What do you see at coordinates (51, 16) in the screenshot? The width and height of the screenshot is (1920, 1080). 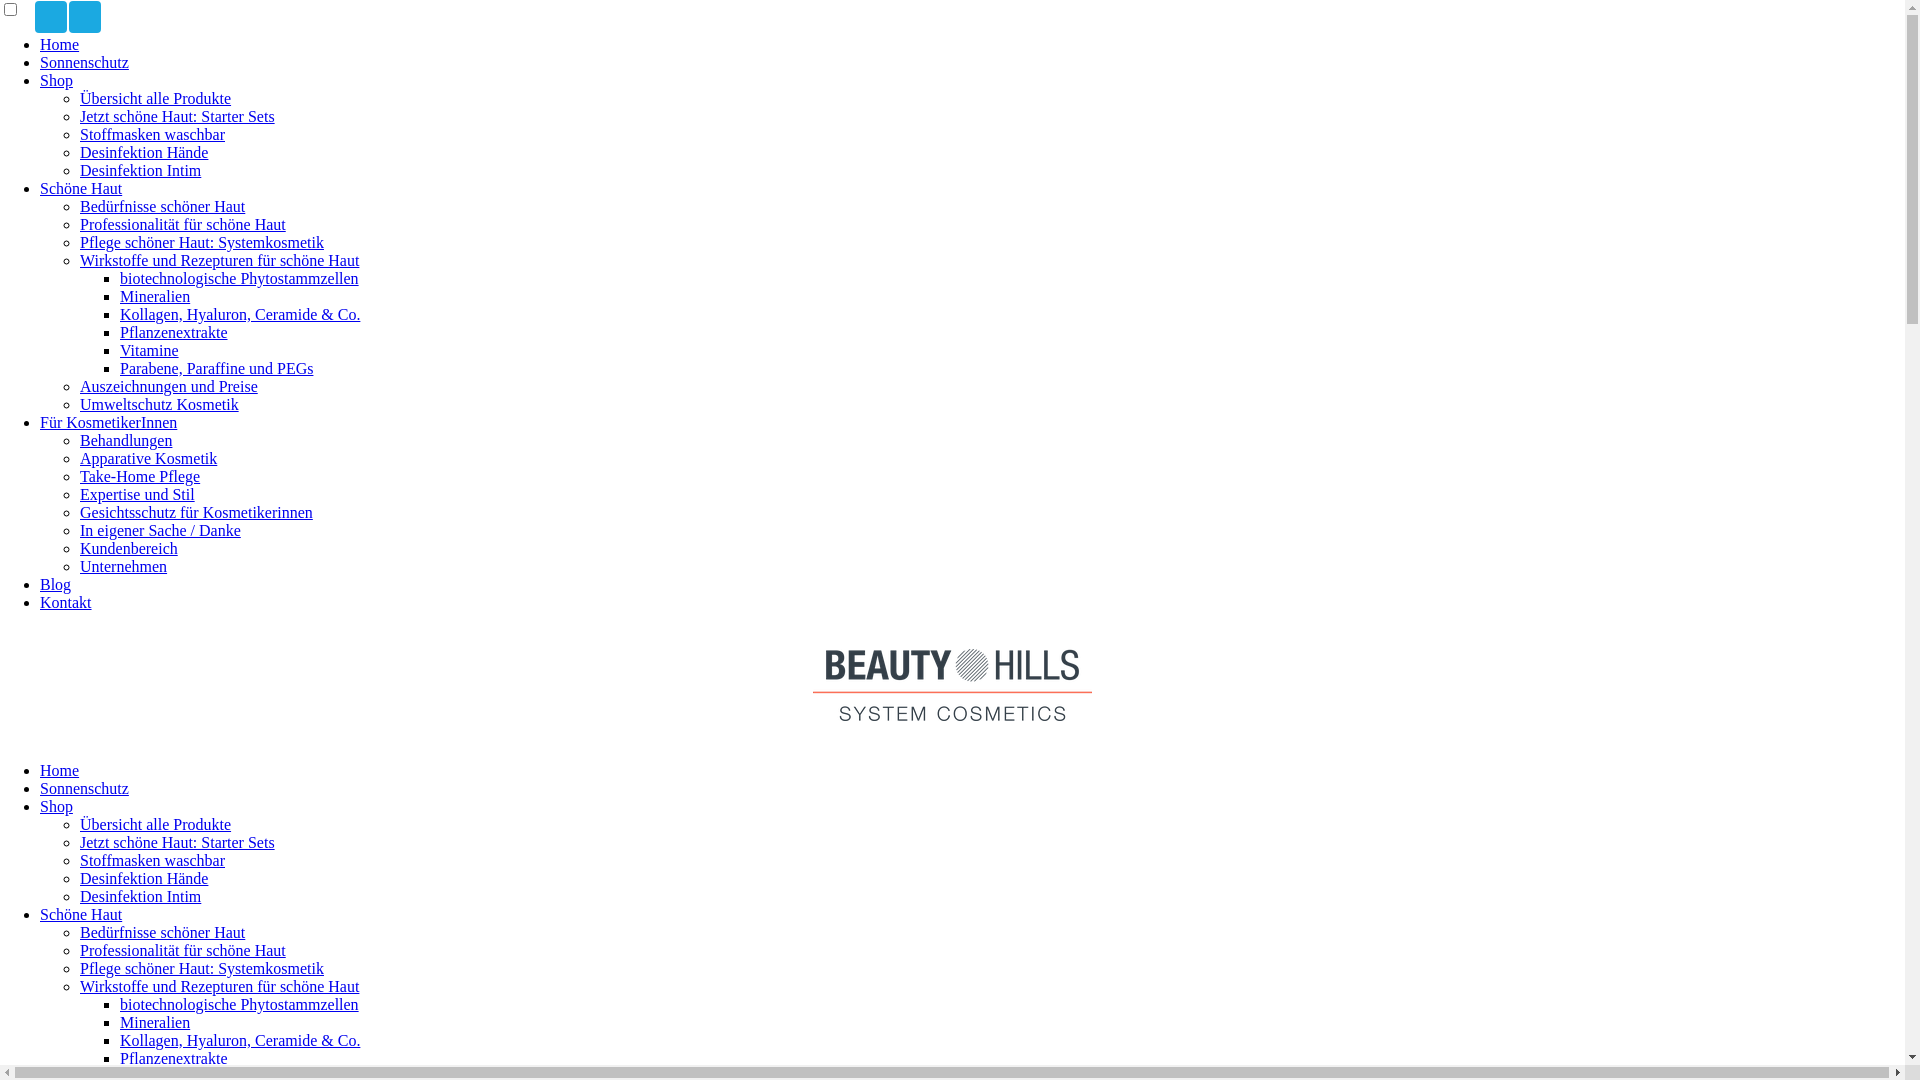 I see `' '` at bounding box center [51, 16].